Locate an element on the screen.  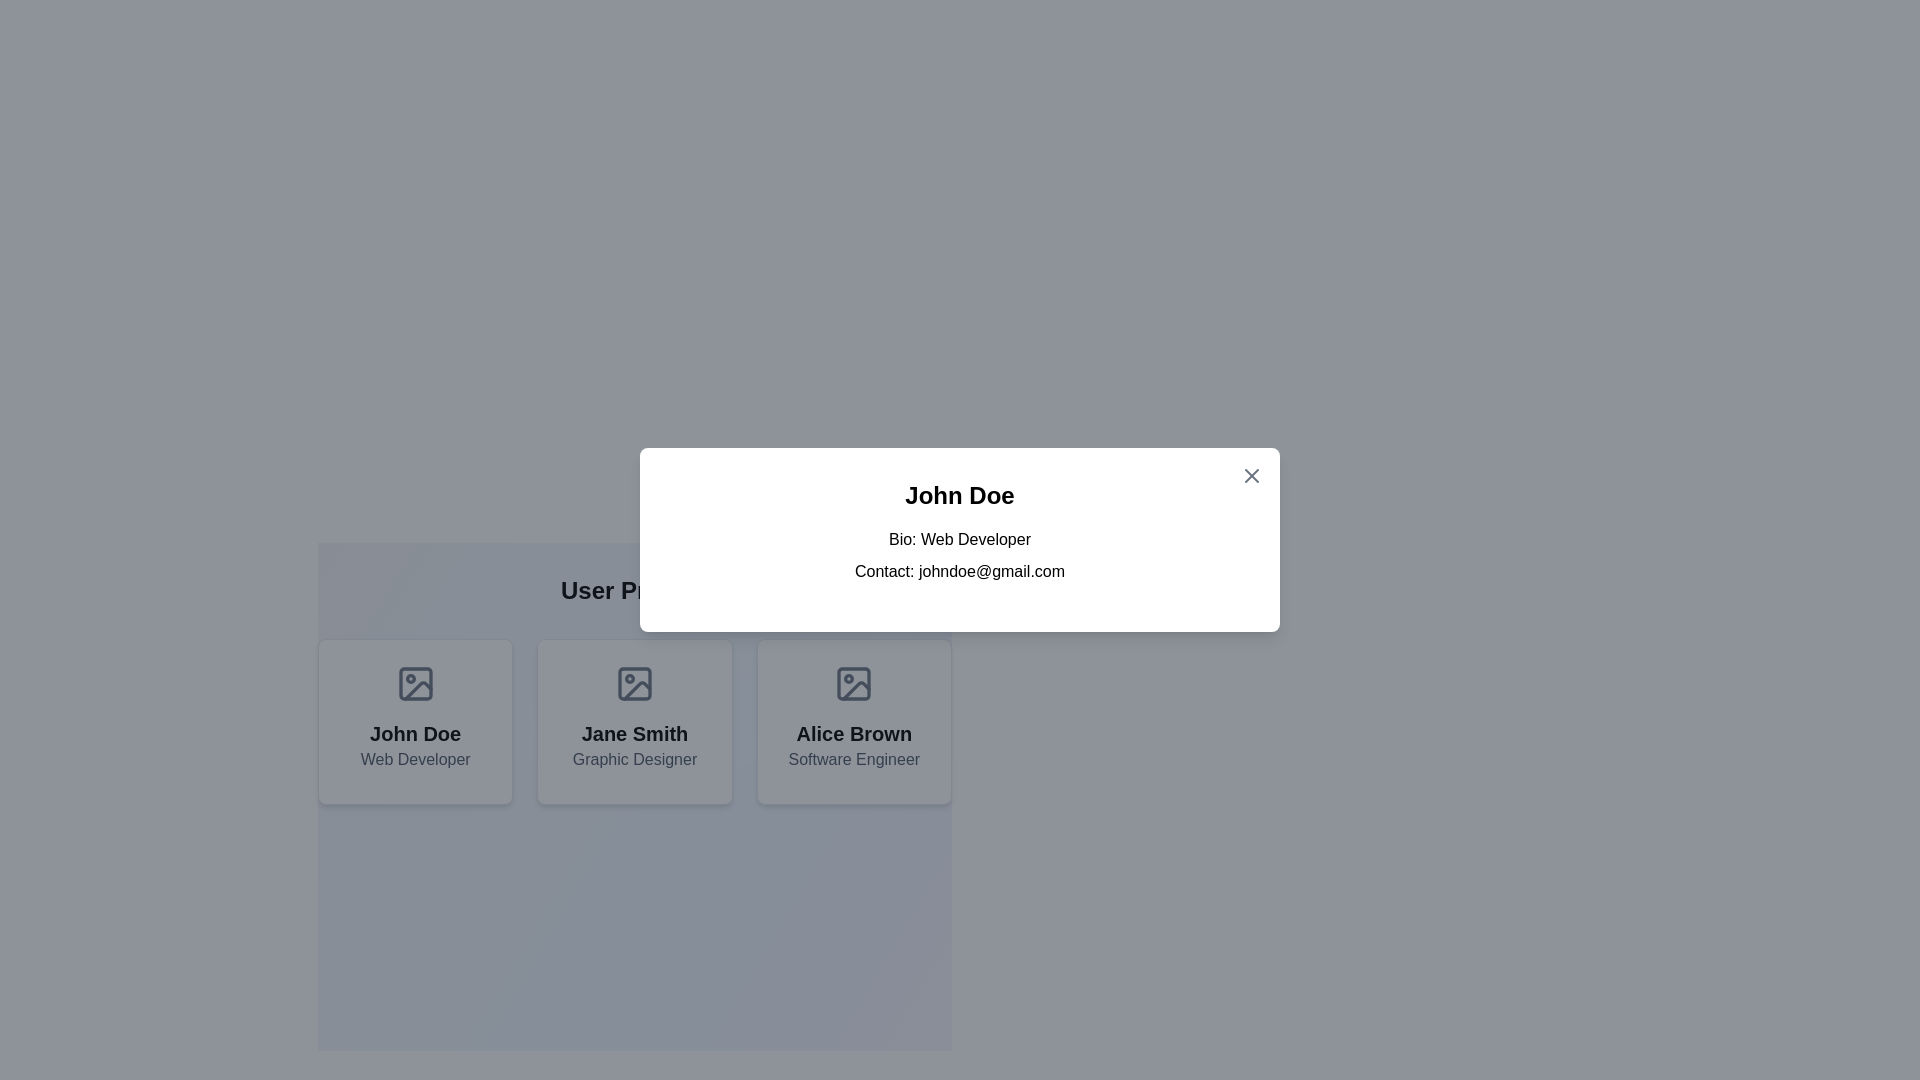
the Profile Card featuring 'John Doe', which has a picture frame icon at the top and is located in the first column of a three-column grid is located at coordinates (414, 721).